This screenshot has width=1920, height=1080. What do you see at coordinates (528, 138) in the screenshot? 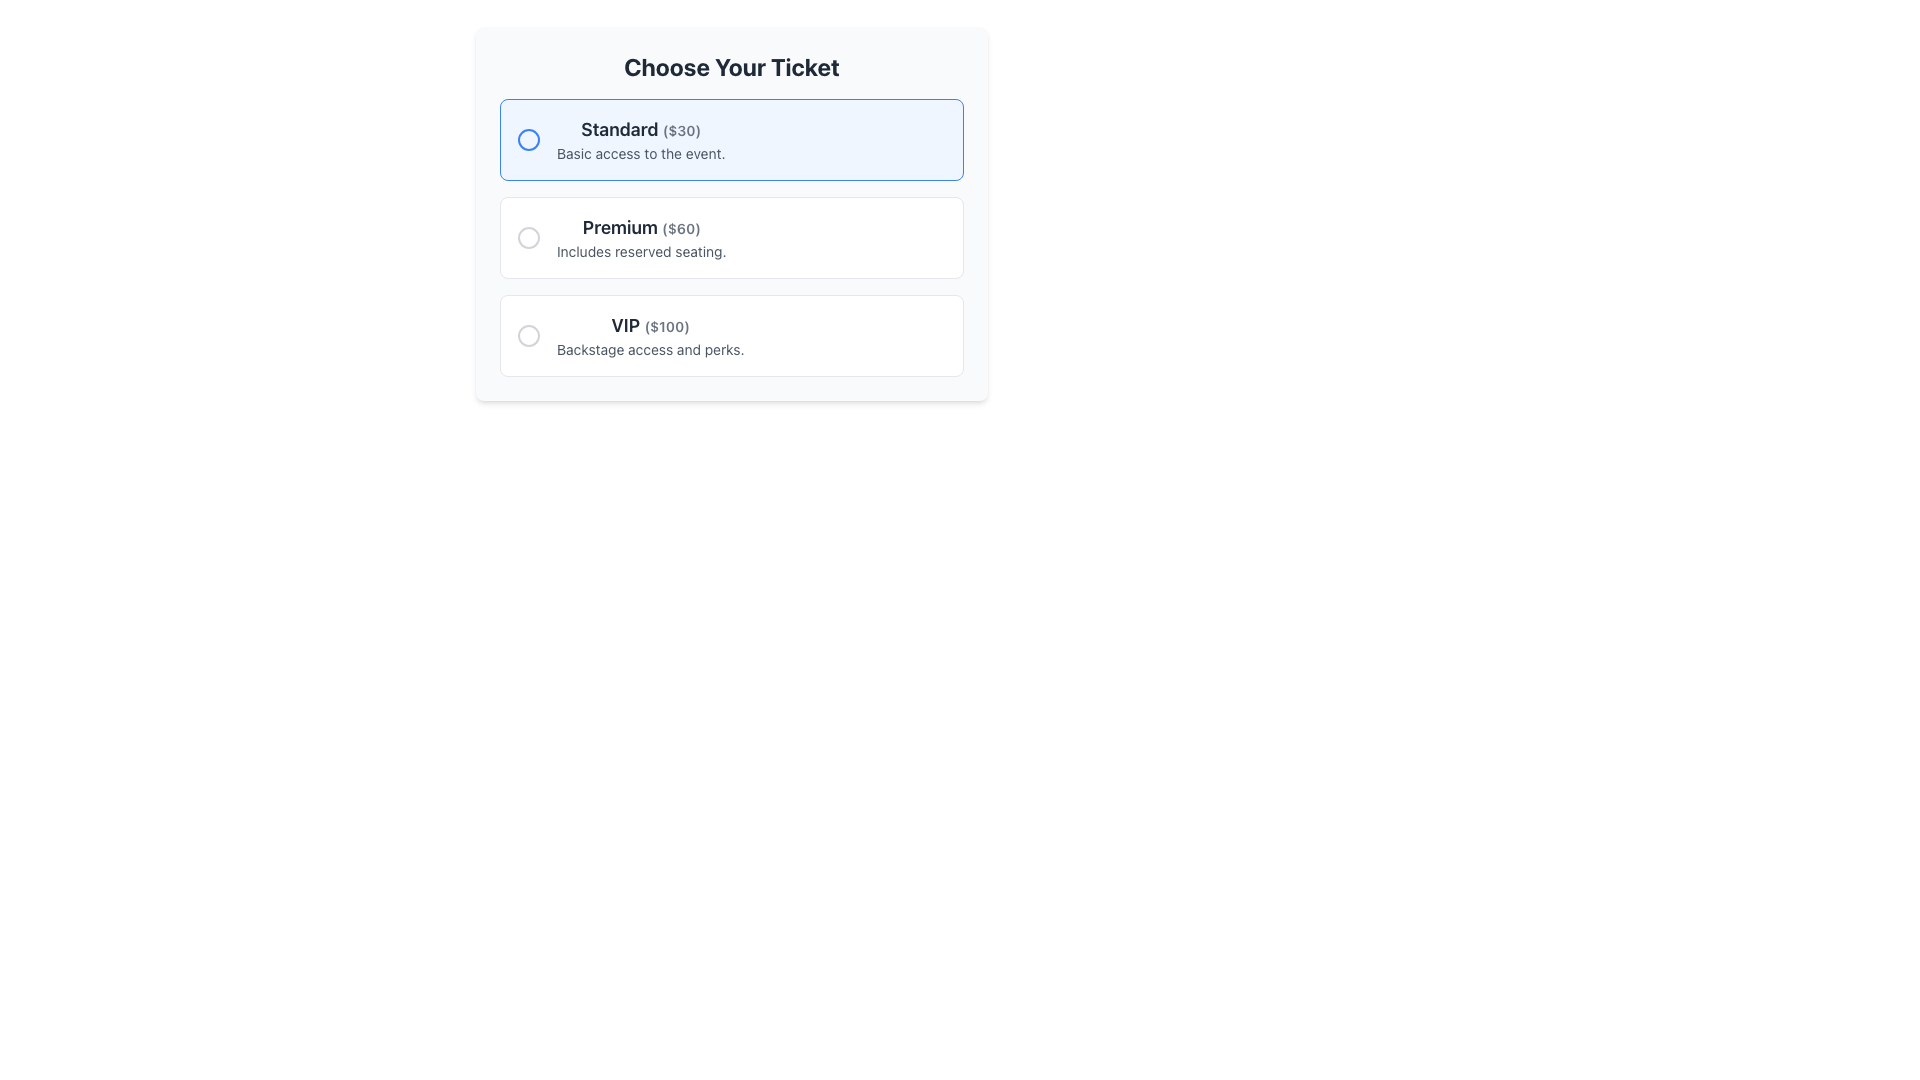
I see `the circular icon with a blue border and white fill next to the 'Standard ($30)' text in the 'Choose Your Ticket' selection list` at bounding box center [528, 138].